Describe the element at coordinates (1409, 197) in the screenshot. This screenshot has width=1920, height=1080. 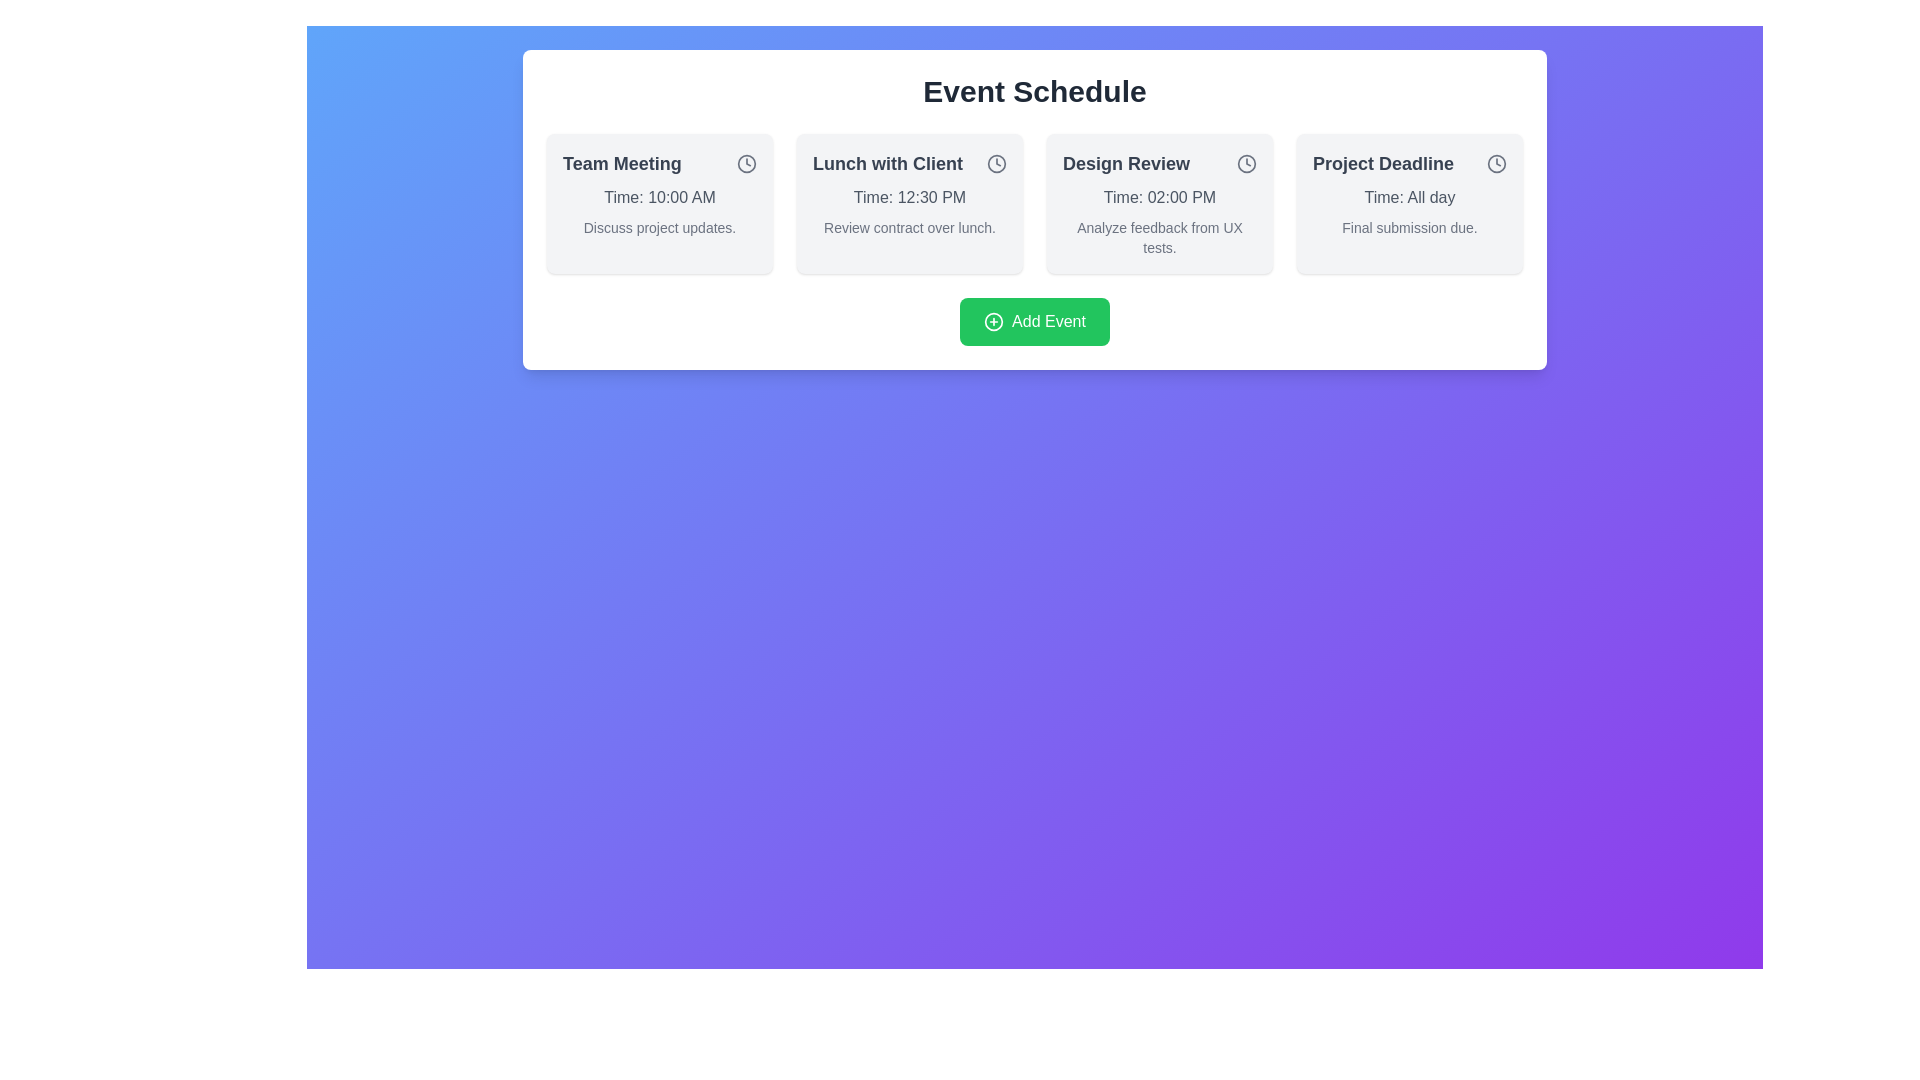
I see `the text label that reads 'Time: All day', which is positioned below the 'Project Deadline' title and above the 'Final submission due' description` at that location.